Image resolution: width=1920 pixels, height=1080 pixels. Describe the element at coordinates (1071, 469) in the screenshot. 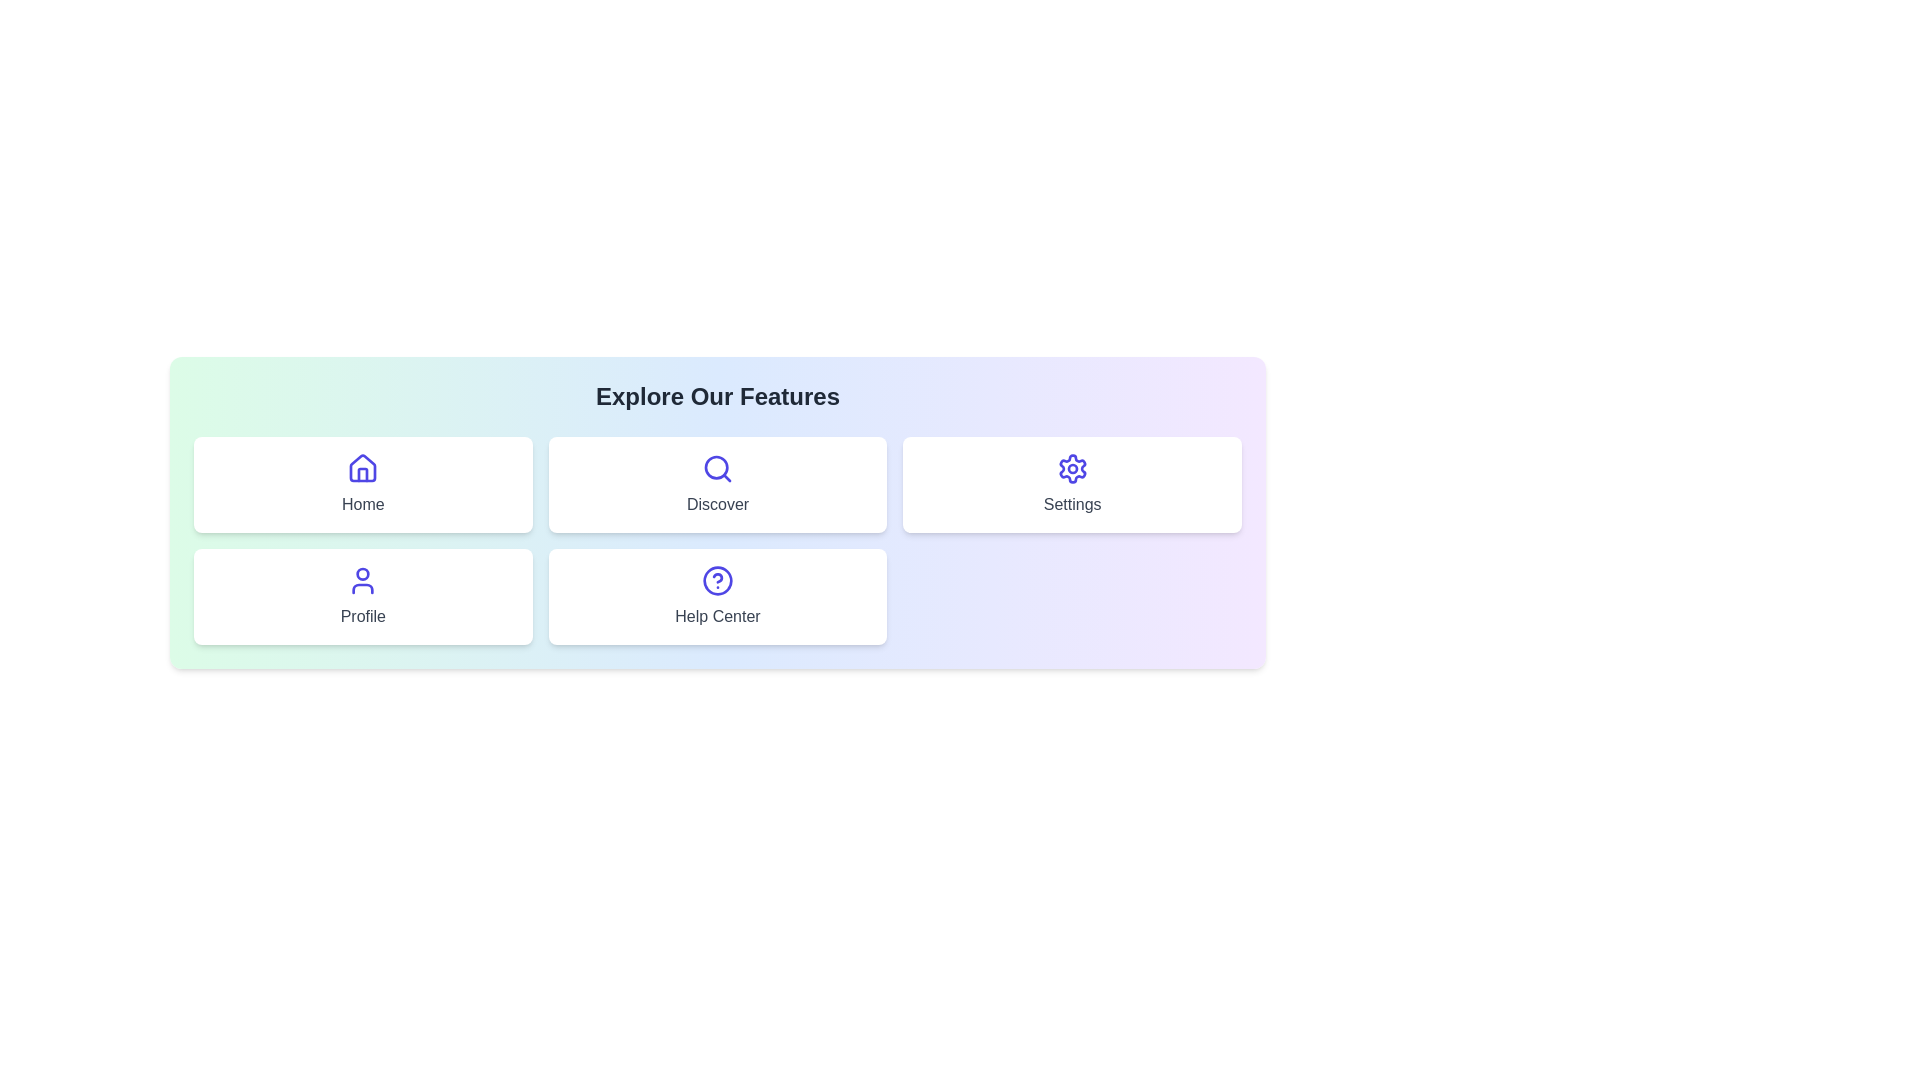

I see `the gear icon located at the top center of the 'Settings' tile in the third column of the top row in the grid layout` at that location.